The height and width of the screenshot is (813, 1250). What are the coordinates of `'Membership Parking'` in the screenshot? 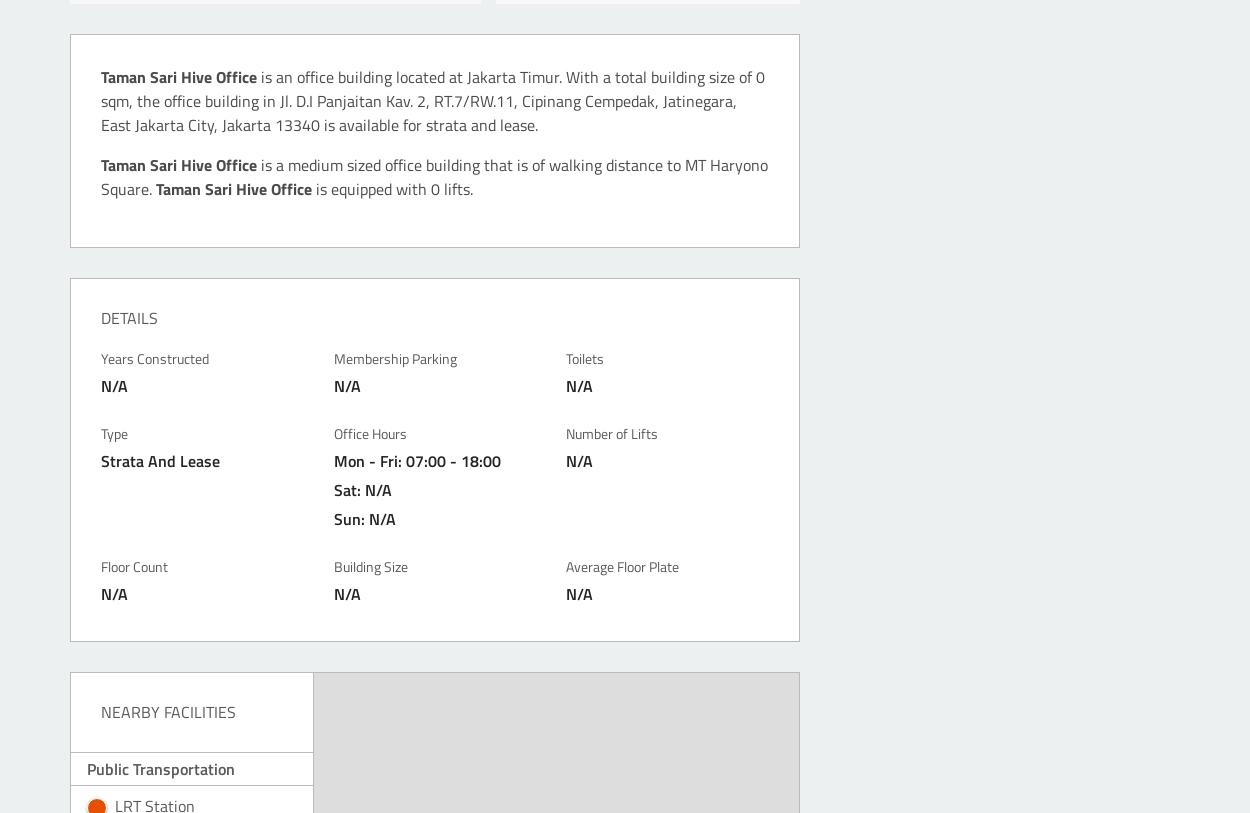 It's located at (394, 356).